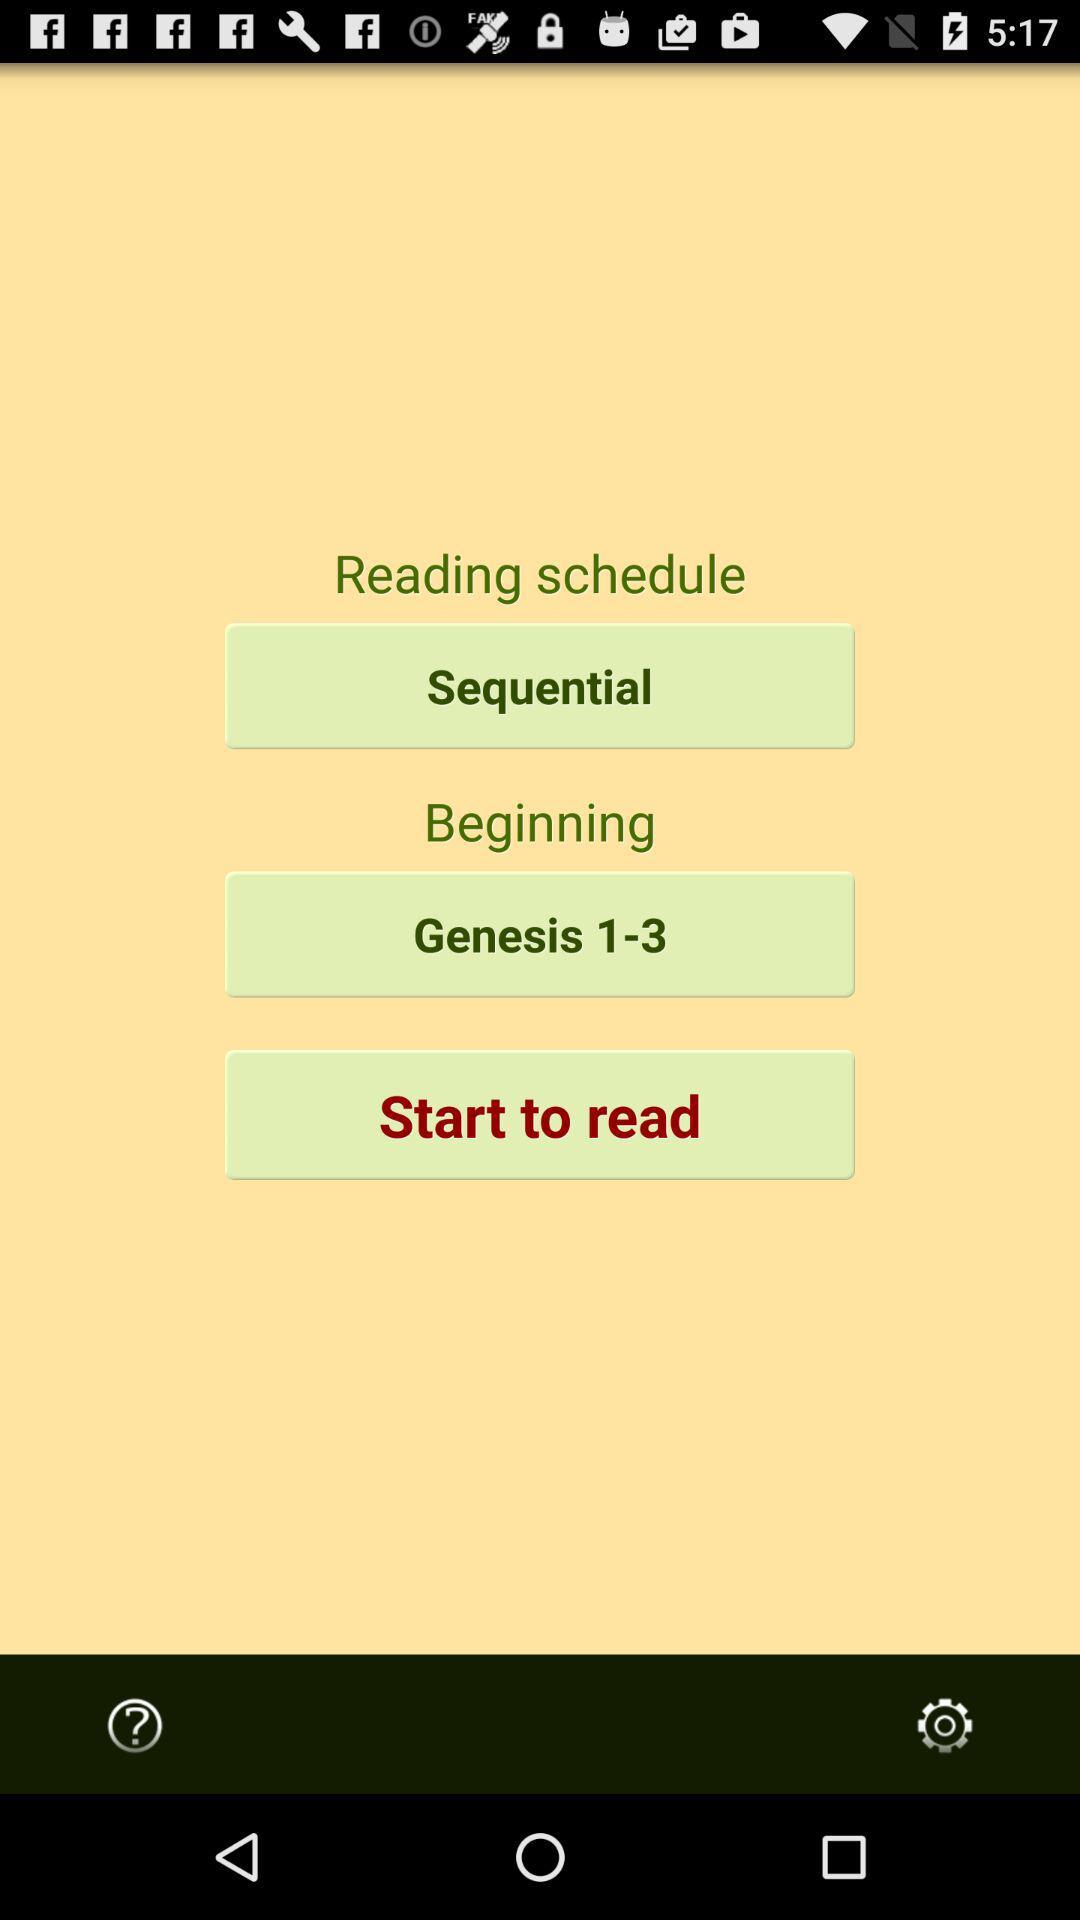 The width and height of the screenshot is (1080, 1920). I want to click on button below genesis 1-3 icon, so click(540, 1113).